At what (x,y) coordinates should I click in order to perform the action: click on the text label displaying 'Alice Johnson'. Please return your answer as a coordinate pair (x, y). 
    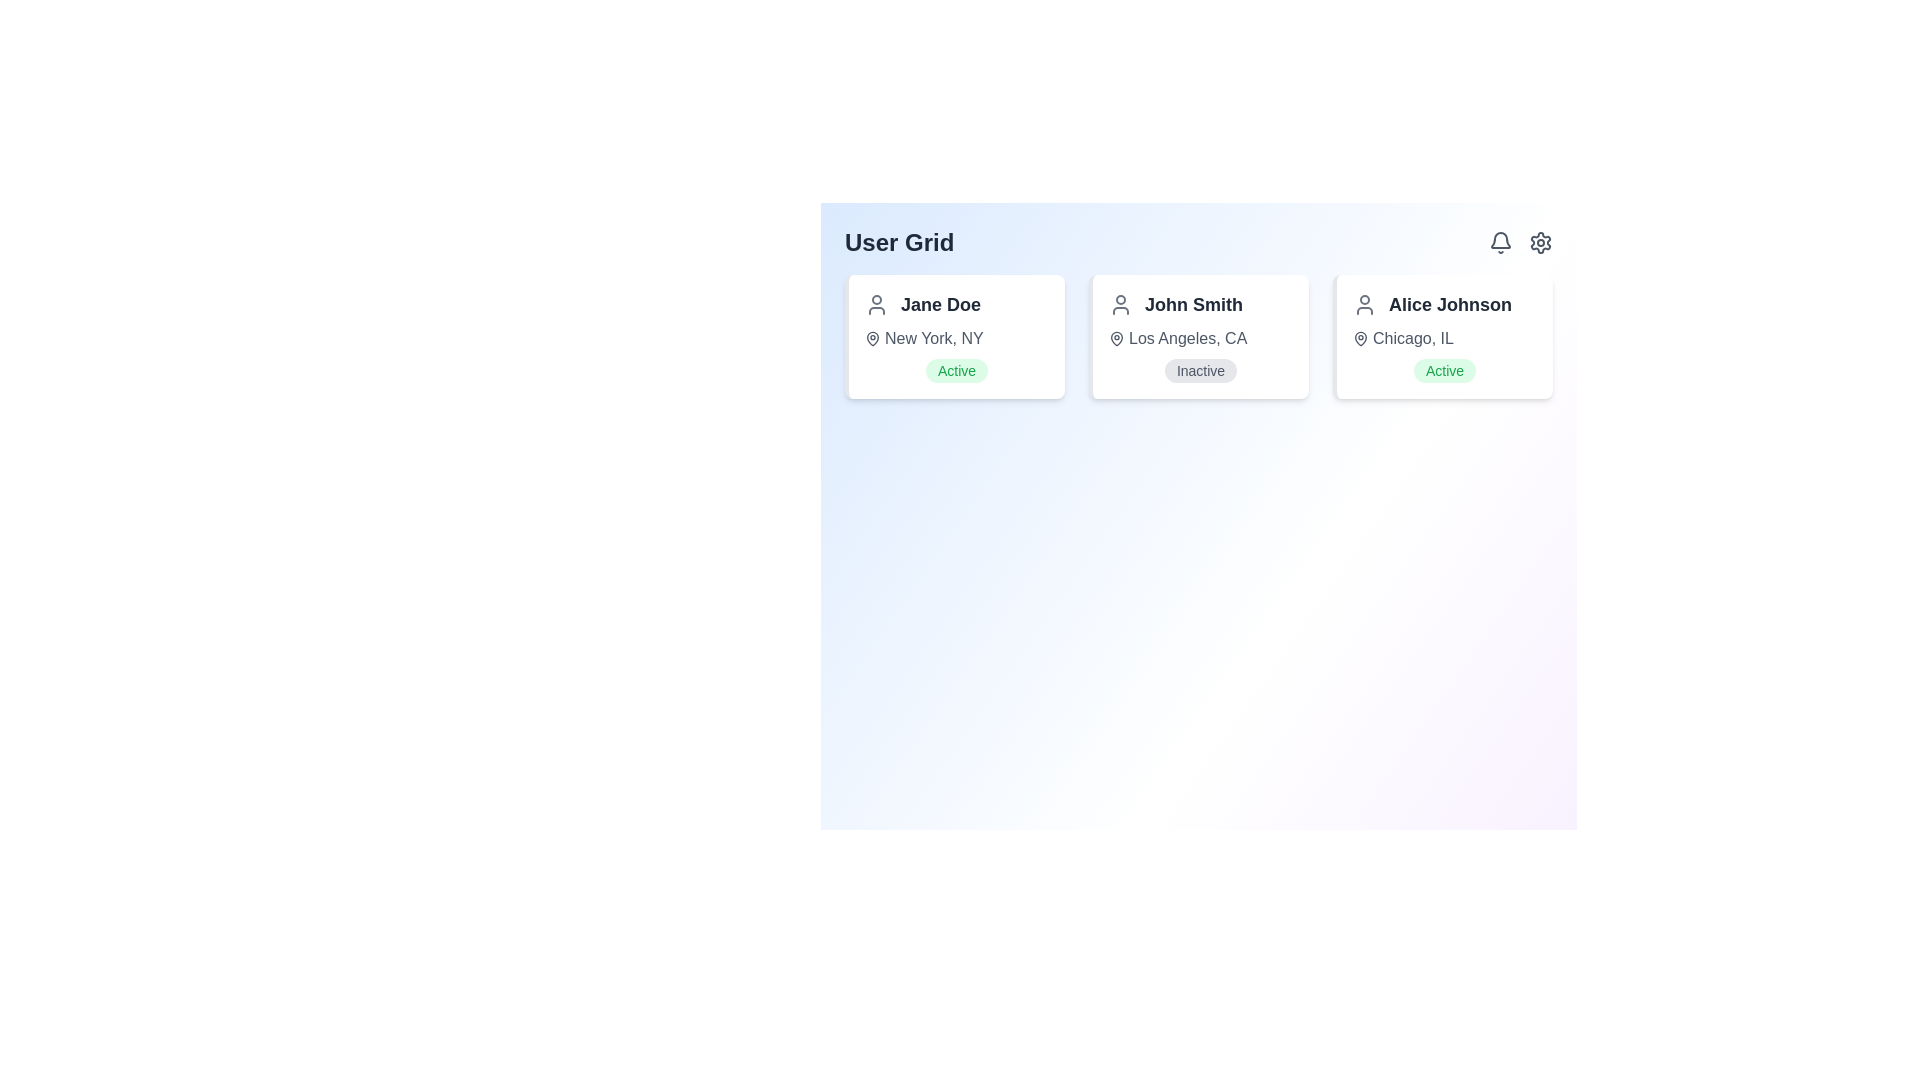
    Looking at the image, I should click on (1444, 304).